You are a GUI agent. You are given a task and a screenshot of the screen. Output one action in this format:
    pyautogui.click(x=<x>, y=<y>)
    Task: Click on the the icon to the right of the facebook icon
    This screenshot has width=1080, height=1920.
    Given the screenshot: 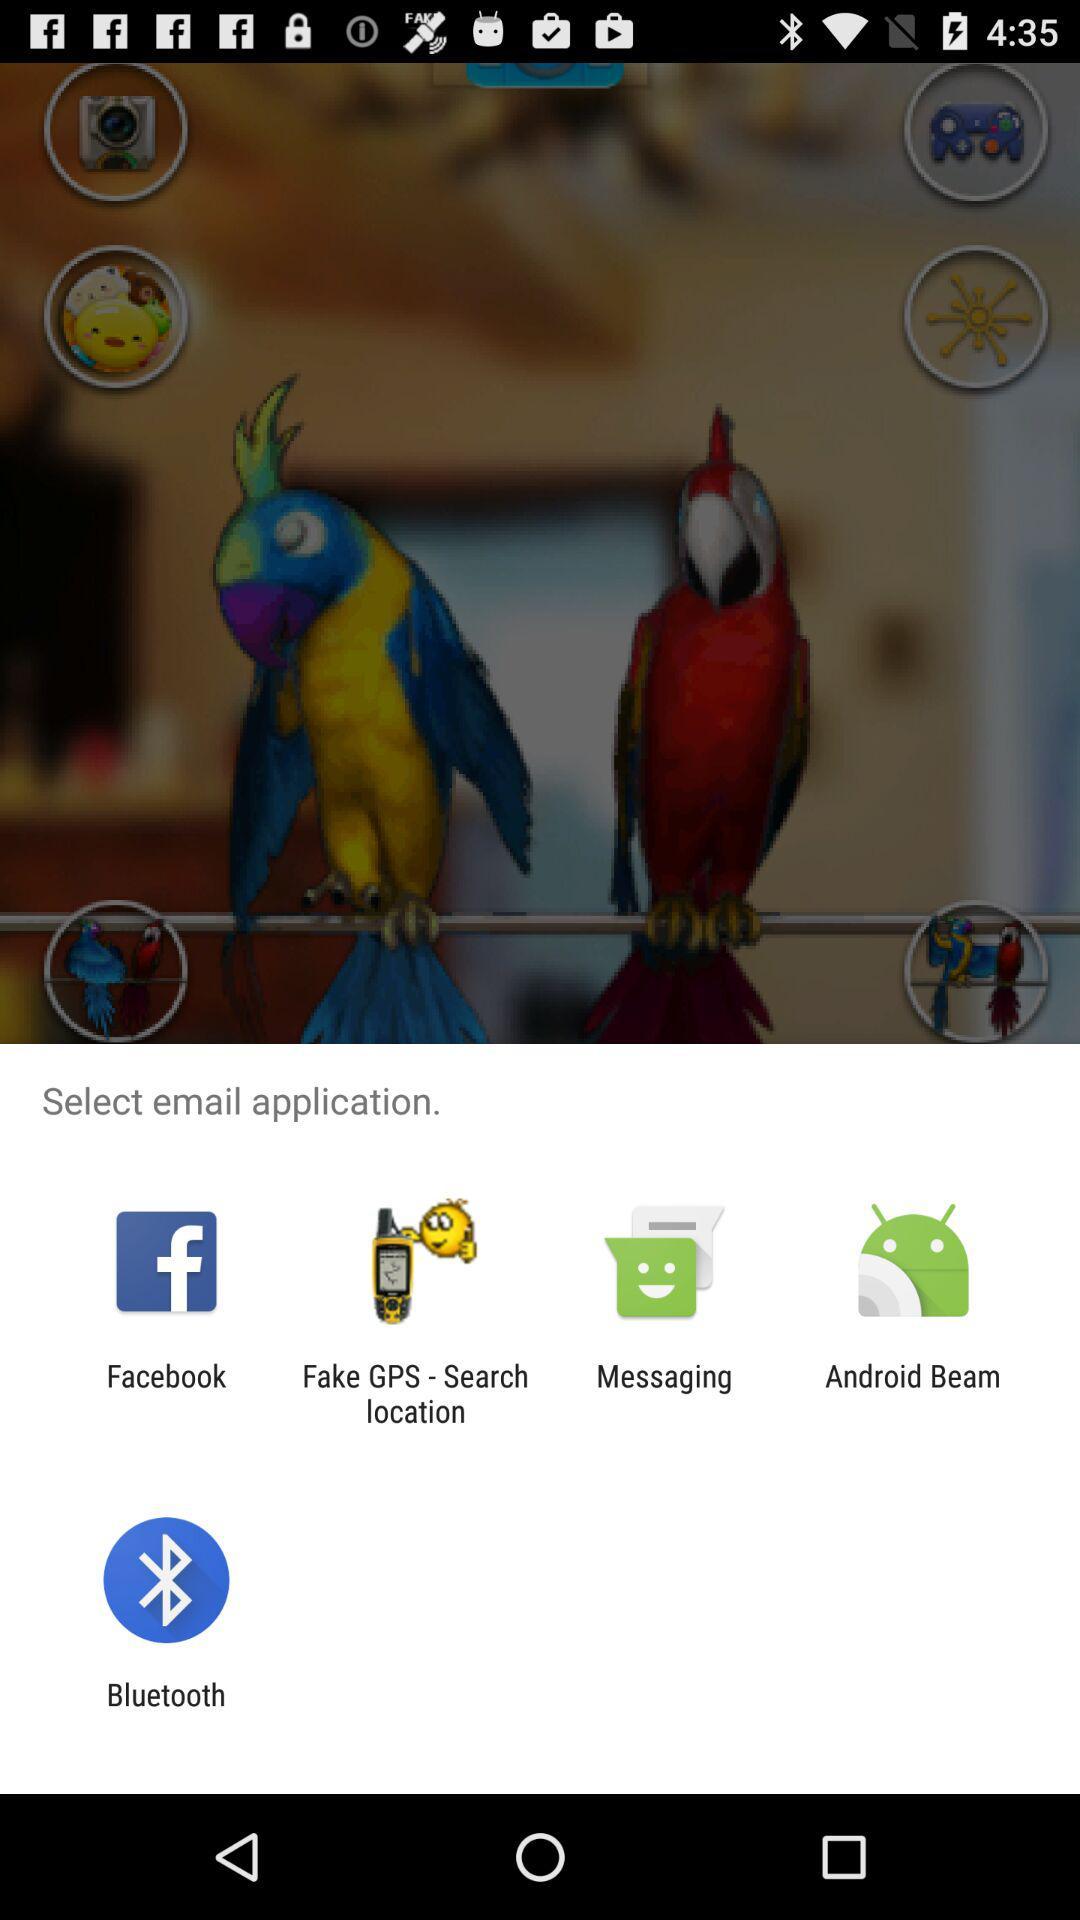 What is the action you would take?
    pyautogui.click(x=414, y=1392)
    